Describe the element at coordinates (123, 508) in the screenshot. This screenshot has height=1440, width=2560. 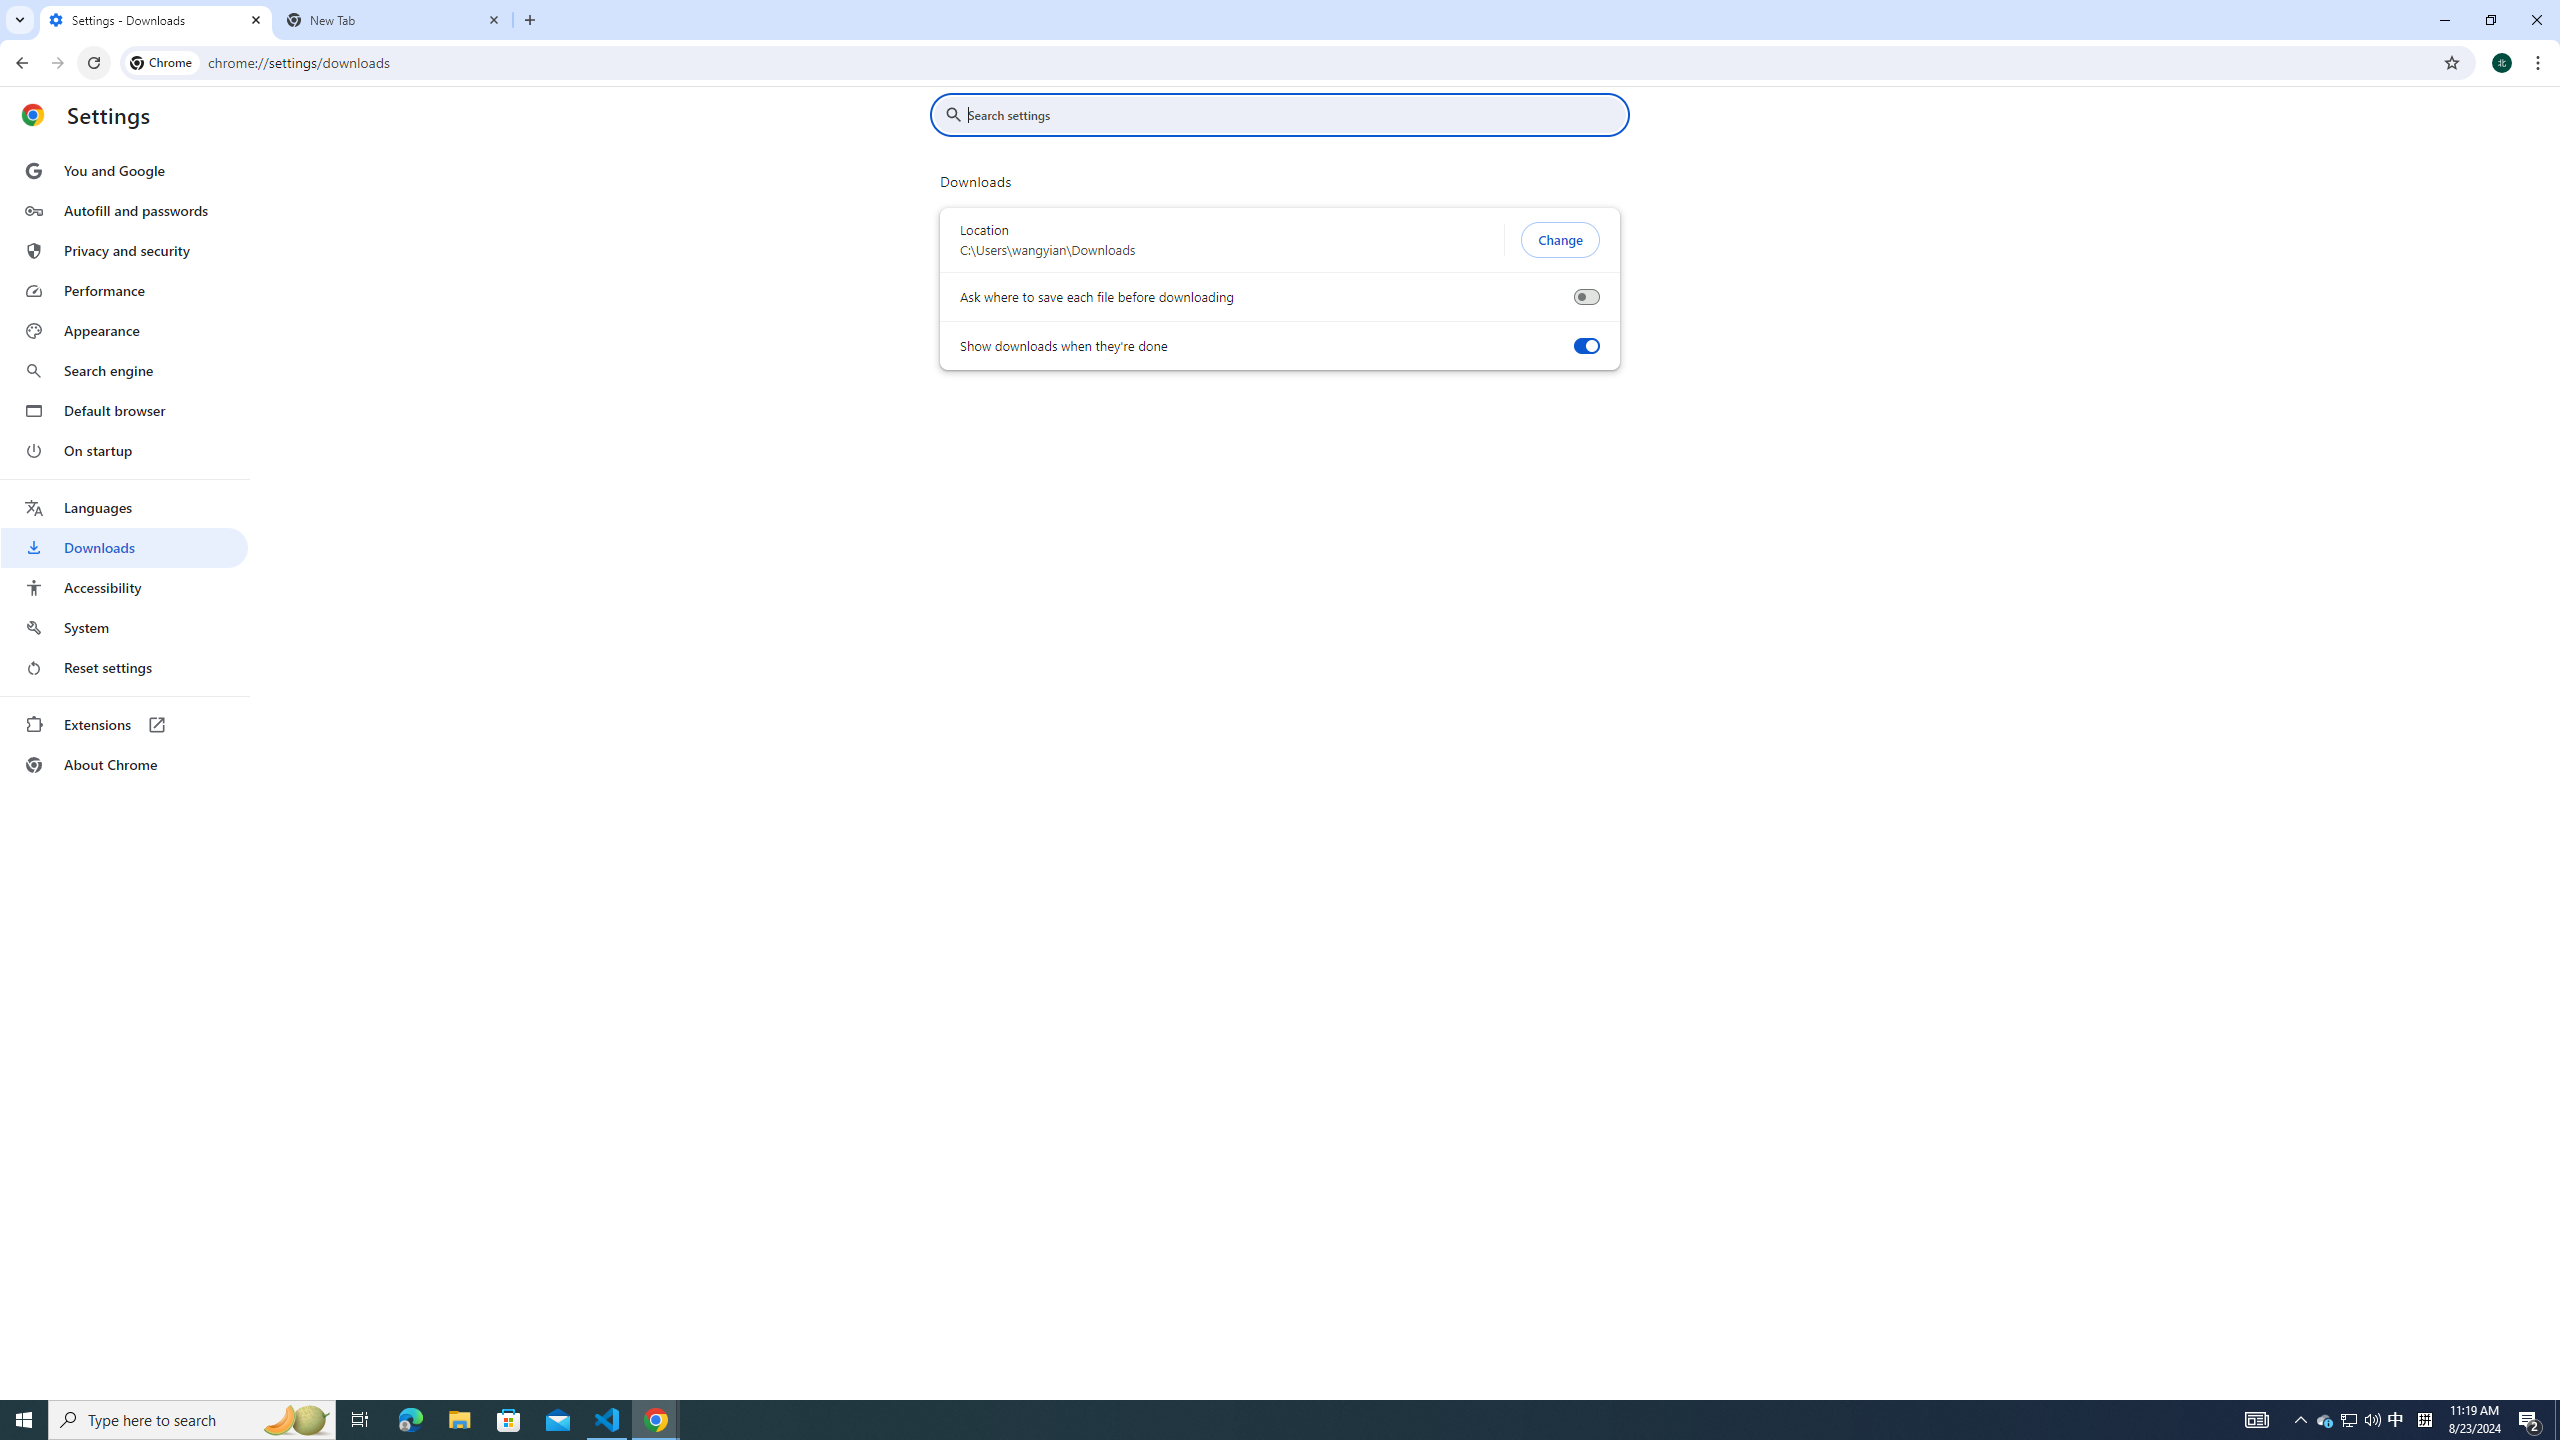
I see `'Languages'` at that location.